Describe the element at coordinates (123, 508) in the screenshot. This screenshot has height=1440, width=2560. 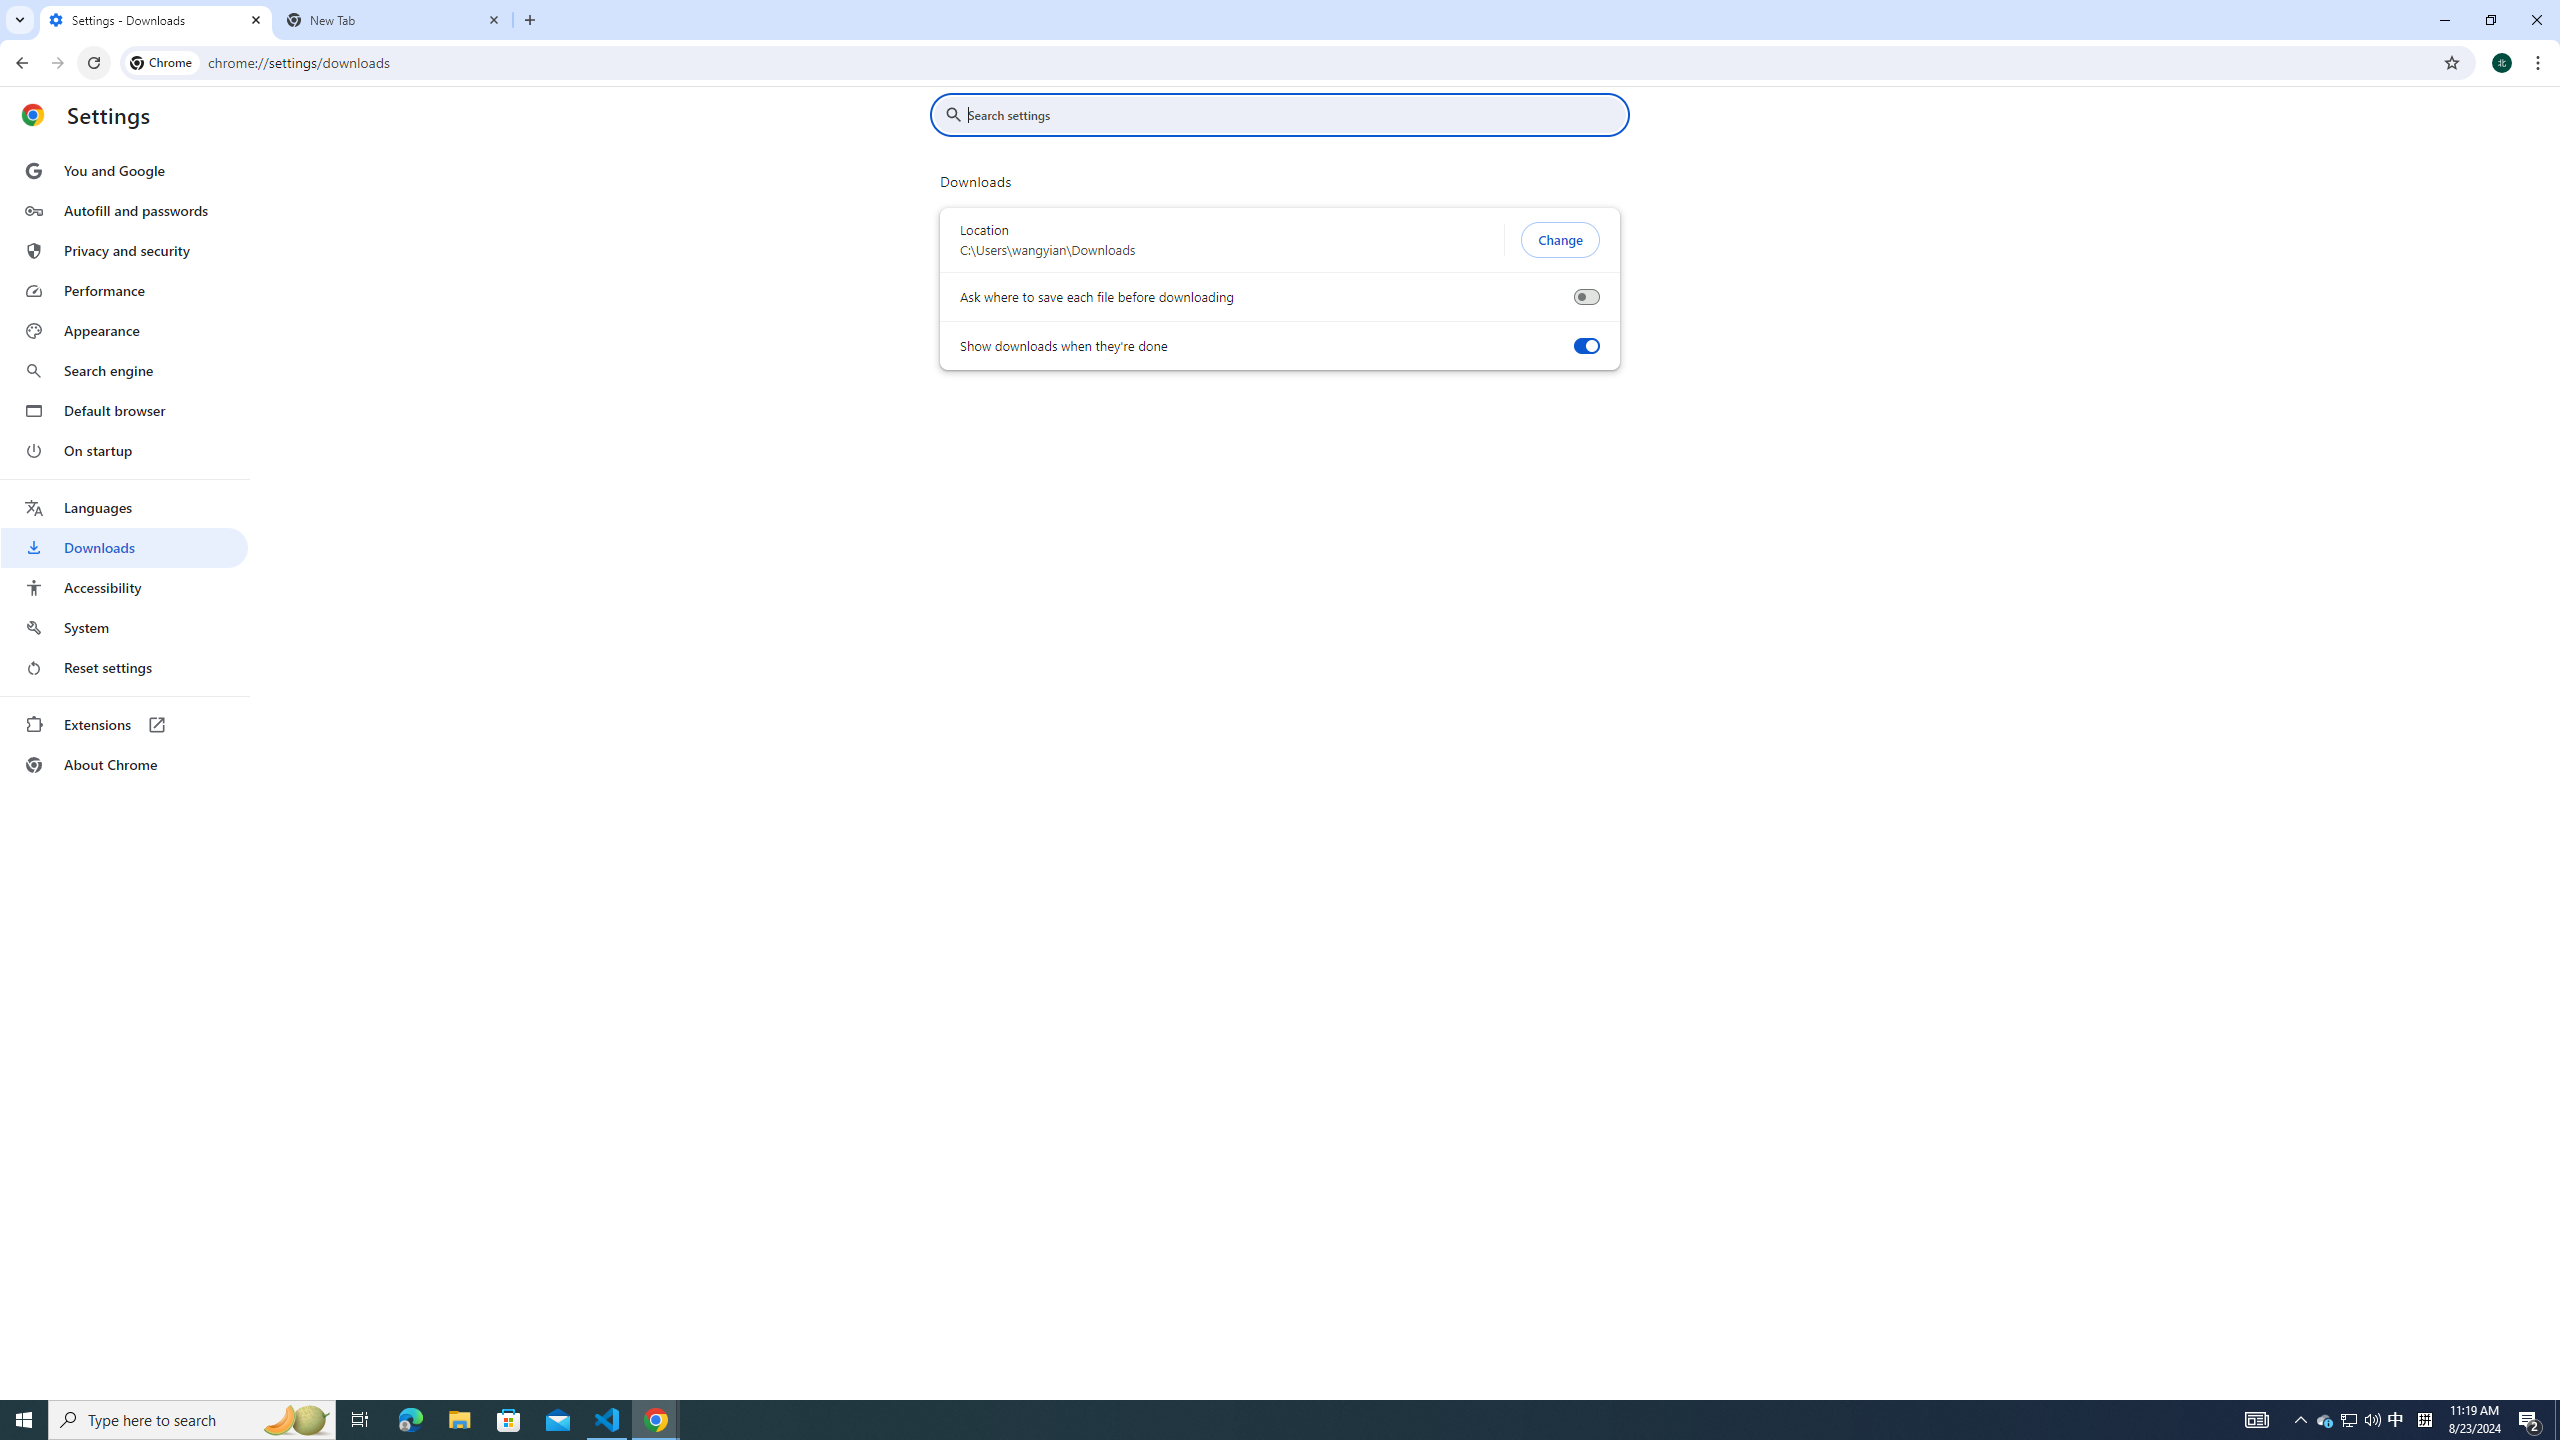
I see `'Languages'` at that location.